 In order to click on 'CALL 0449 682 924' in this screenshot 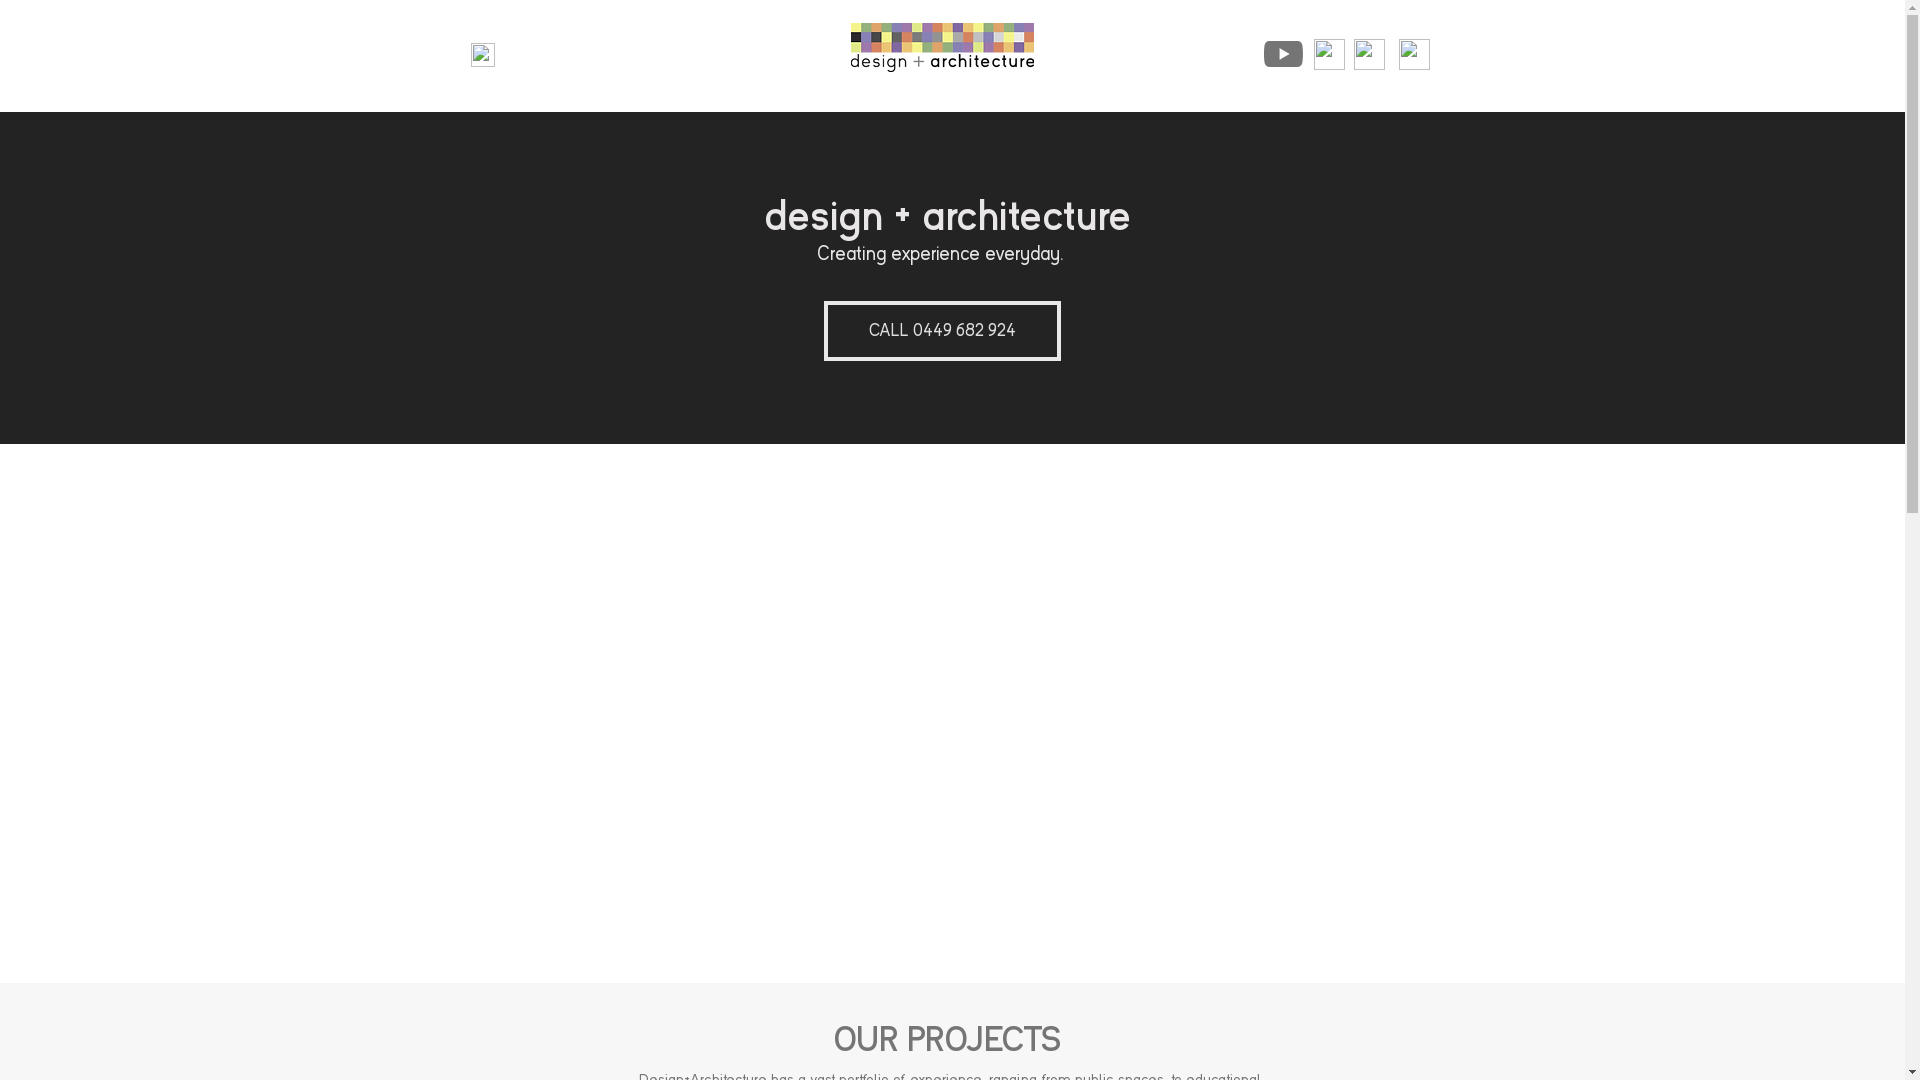, I will do `click(941, 330)`.